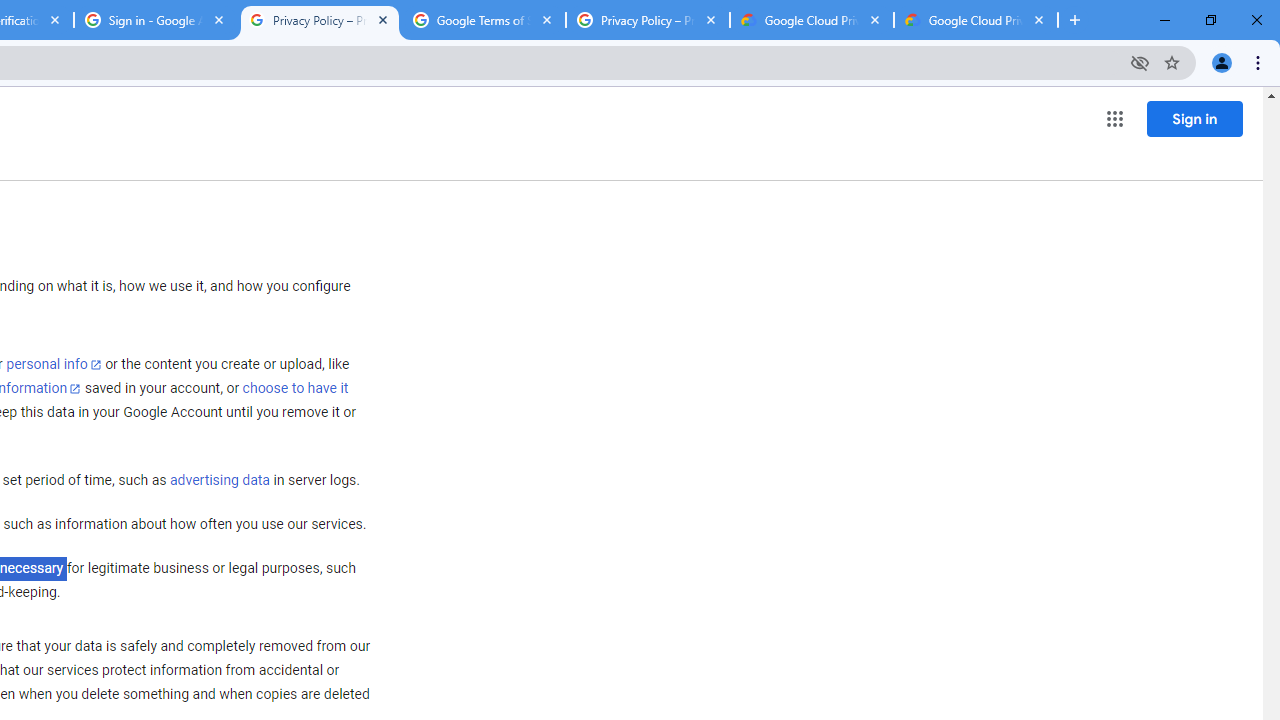  Describe the element at coordinates (54, 364) in the screenshot. I see `'personal info'` at that location.